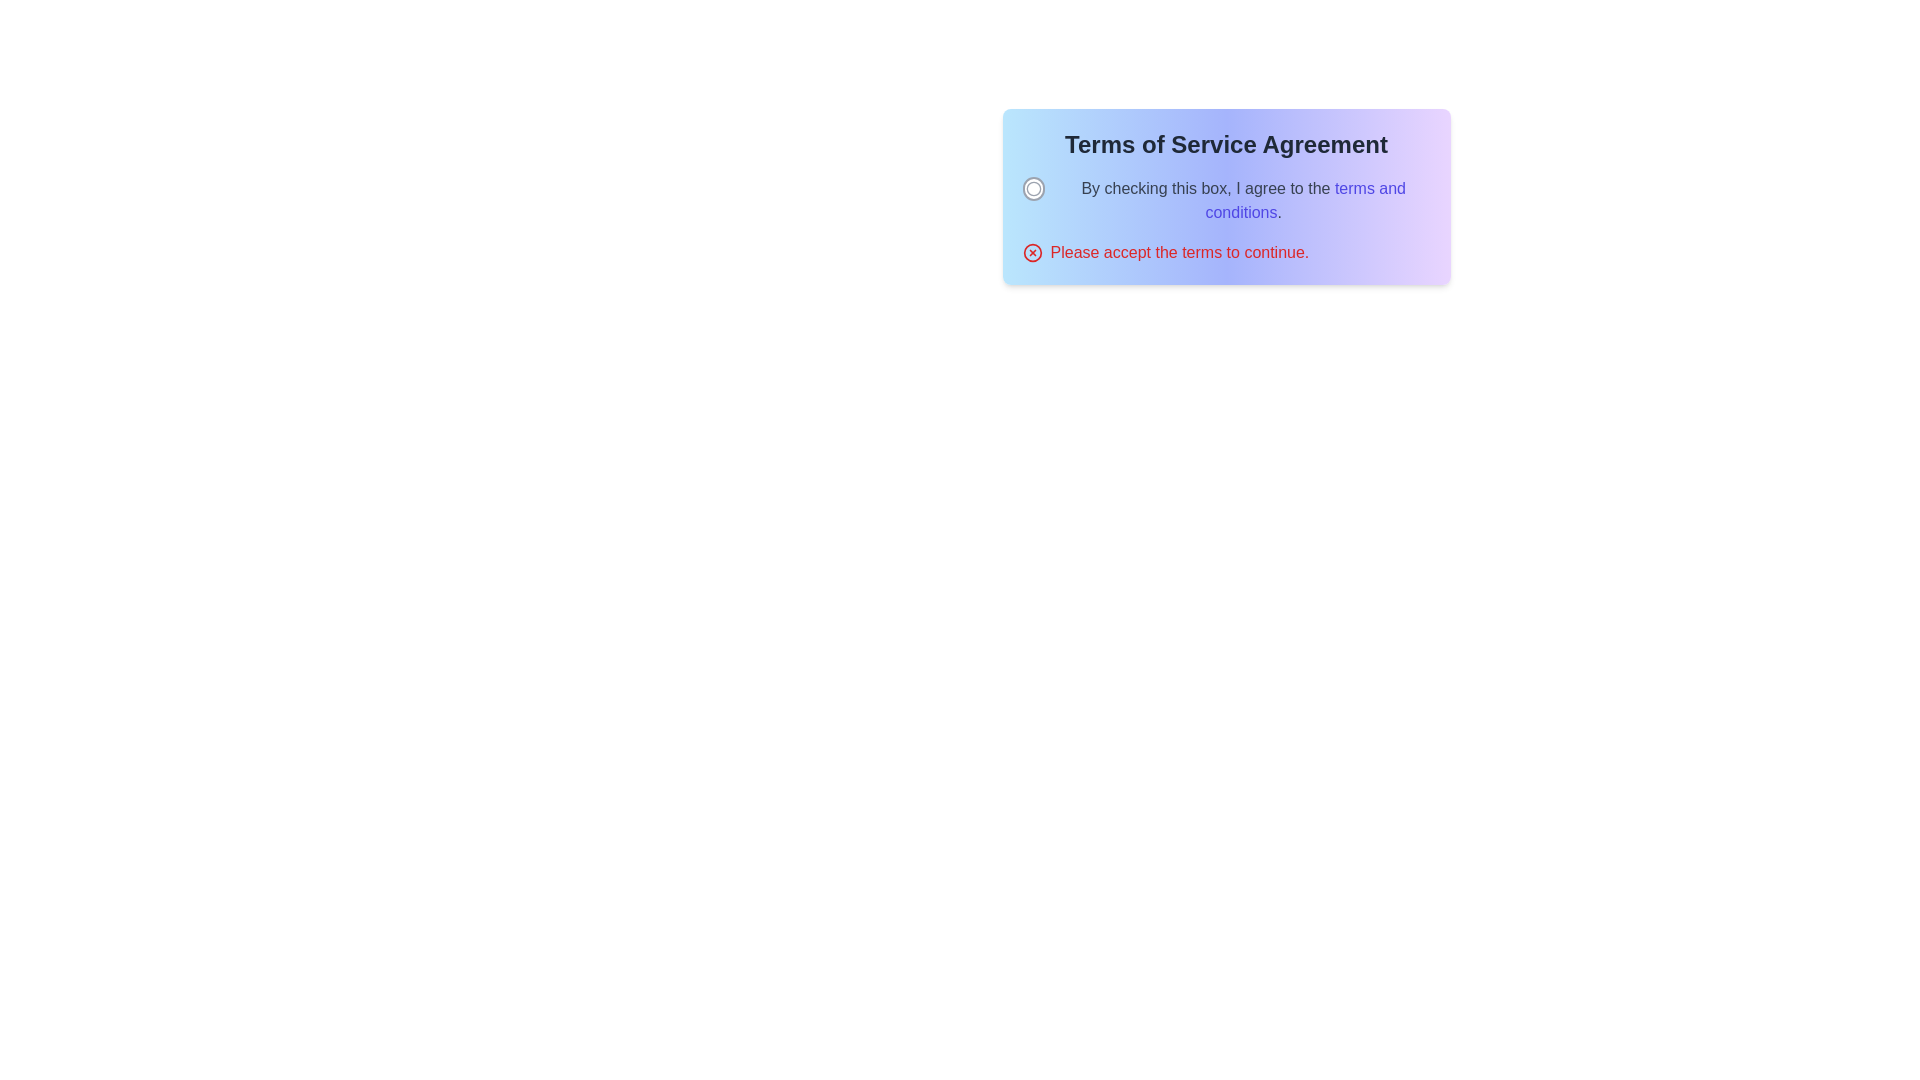  Describe the element at coordinates (1033, 189) in the screenshot. I see `the checkbox located in the top-left part of the dialog box that precedes the text 'By checking this box, I agree to the terms and conditions' for potential tooltip or visual feedback` at that location.